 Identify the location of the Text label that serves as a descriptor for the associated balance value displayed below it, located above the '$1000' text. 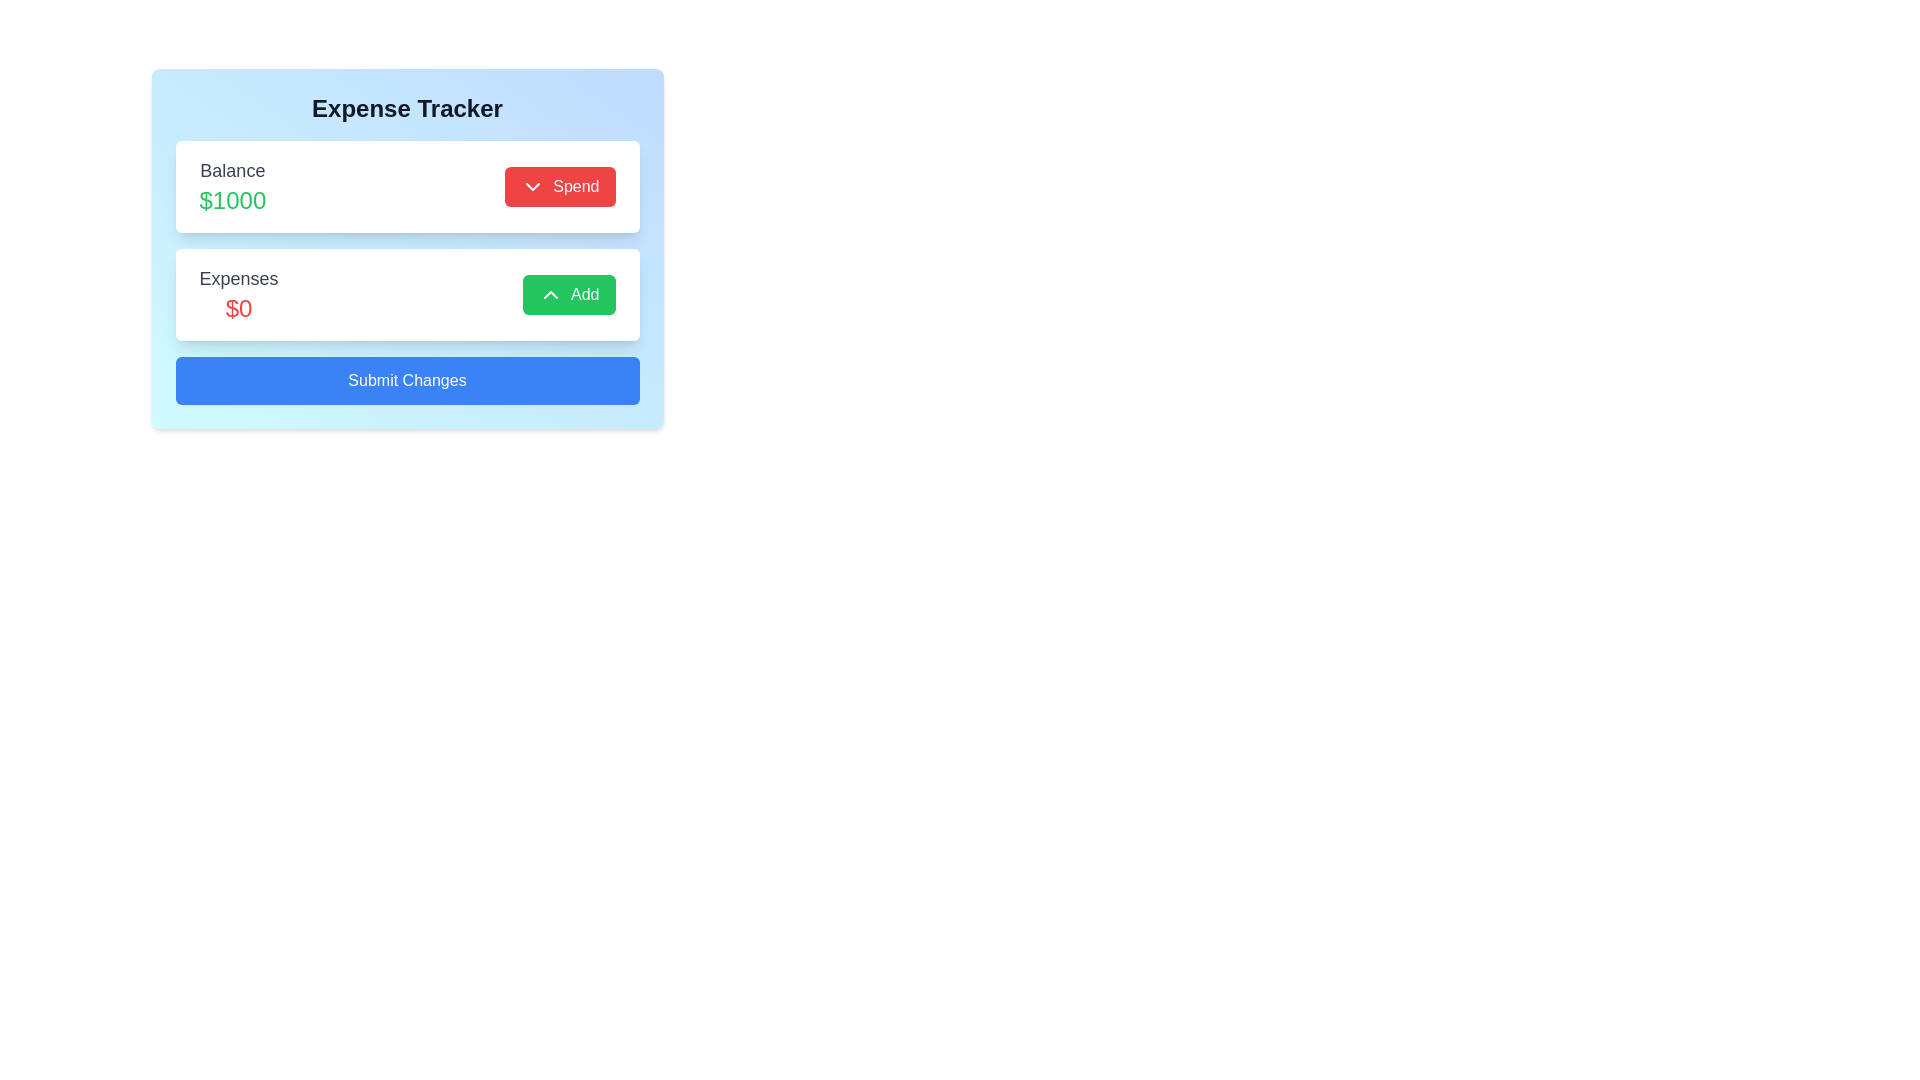
(232, 169).